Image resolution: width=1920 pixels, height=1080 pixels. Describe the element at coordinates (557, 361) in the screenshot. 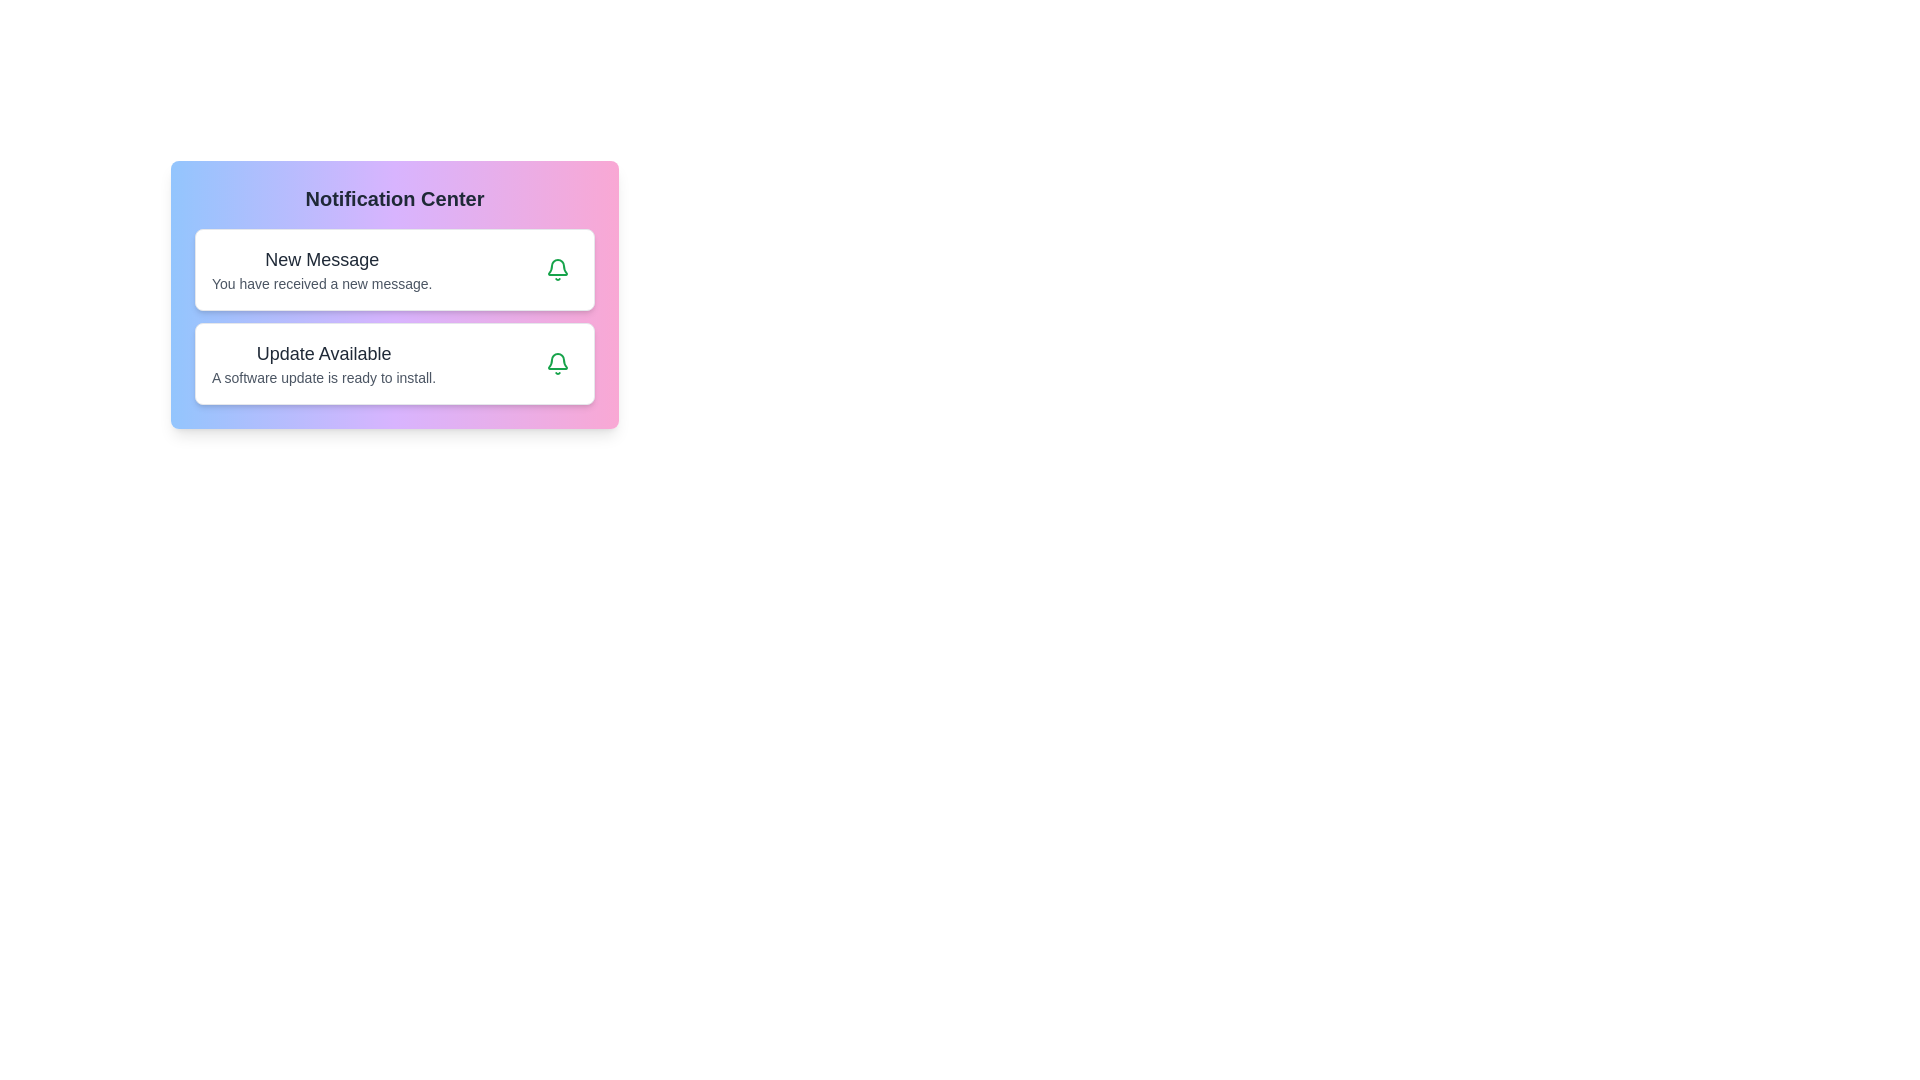

I see `the notification icon located at the upper right side of the first notification card, near the text 'New Message'` at that location.